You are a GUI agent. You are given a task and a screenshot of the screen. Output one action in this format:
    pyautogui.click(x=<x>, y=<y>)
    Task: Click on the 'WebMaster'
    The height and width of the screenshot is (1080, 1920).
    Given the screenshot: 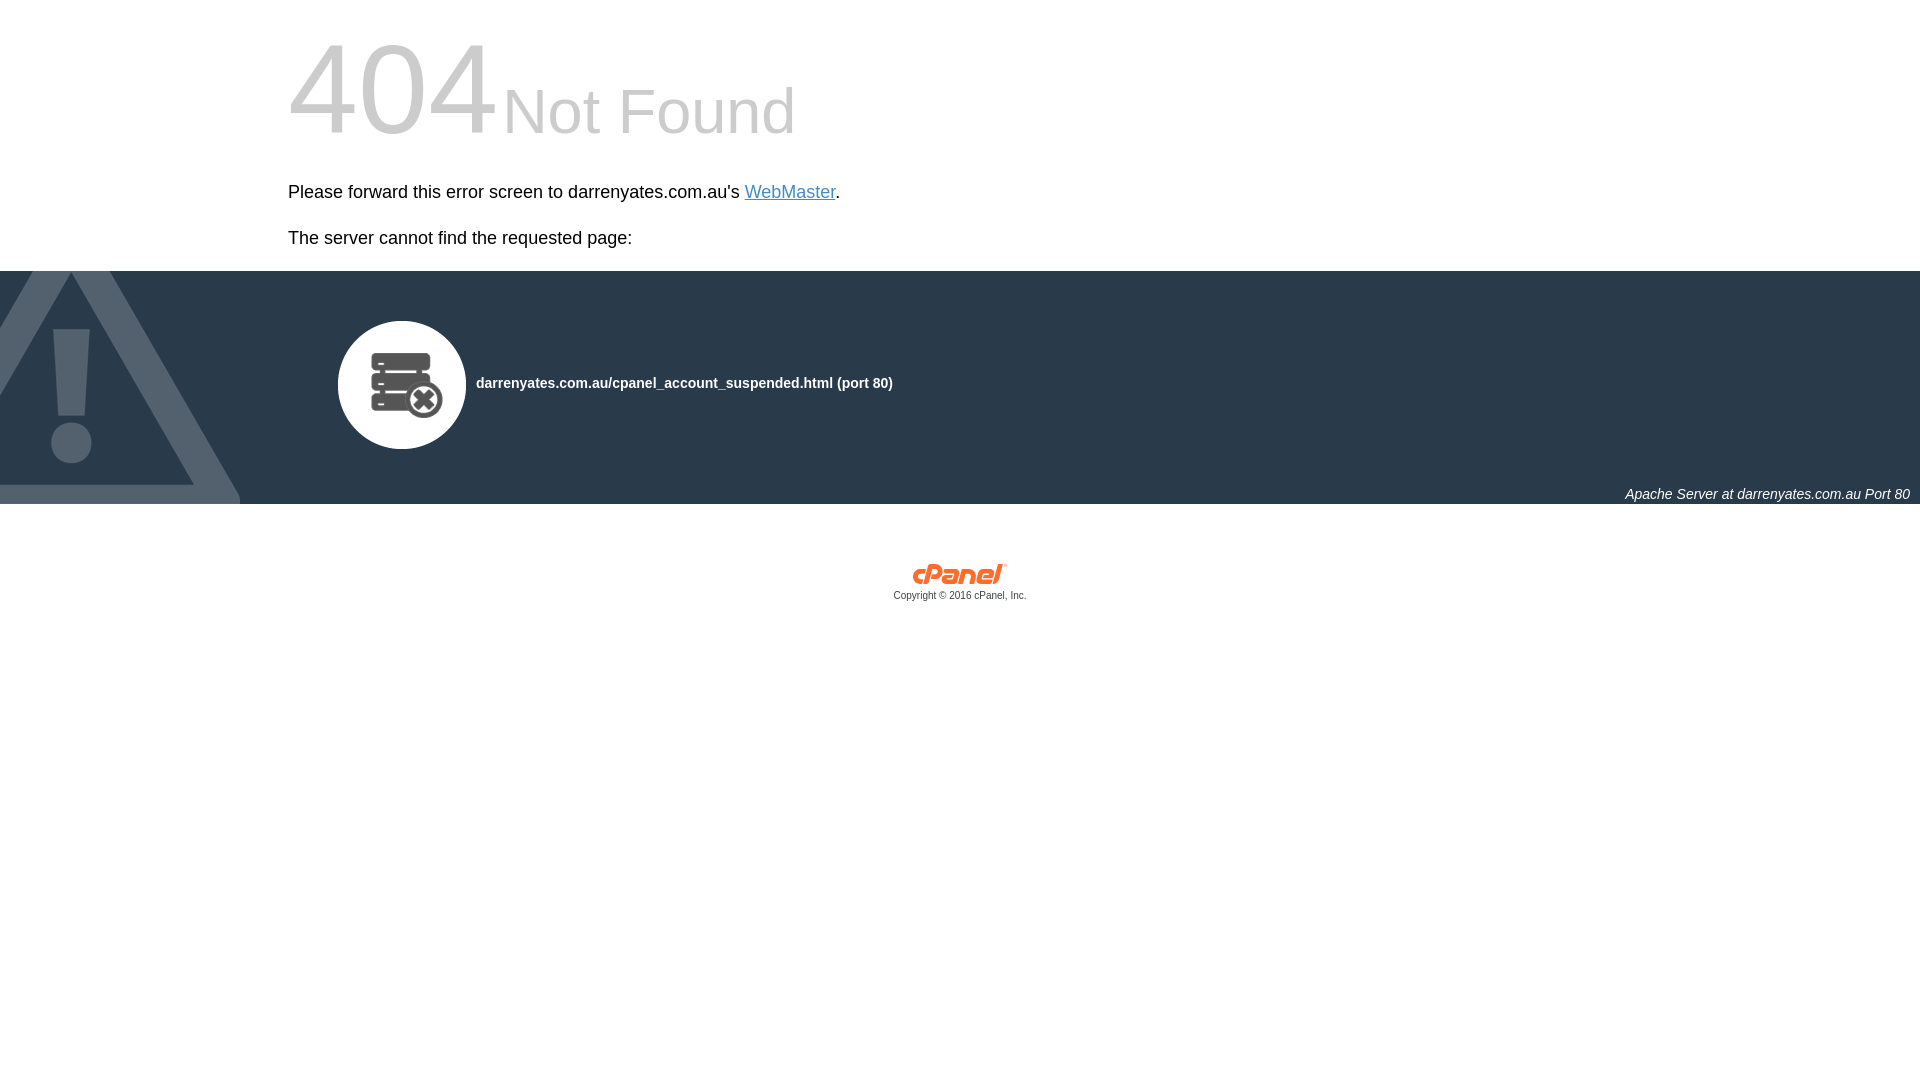 What is the action you would take?
    pyautogui.click(x=789, y=192)
    